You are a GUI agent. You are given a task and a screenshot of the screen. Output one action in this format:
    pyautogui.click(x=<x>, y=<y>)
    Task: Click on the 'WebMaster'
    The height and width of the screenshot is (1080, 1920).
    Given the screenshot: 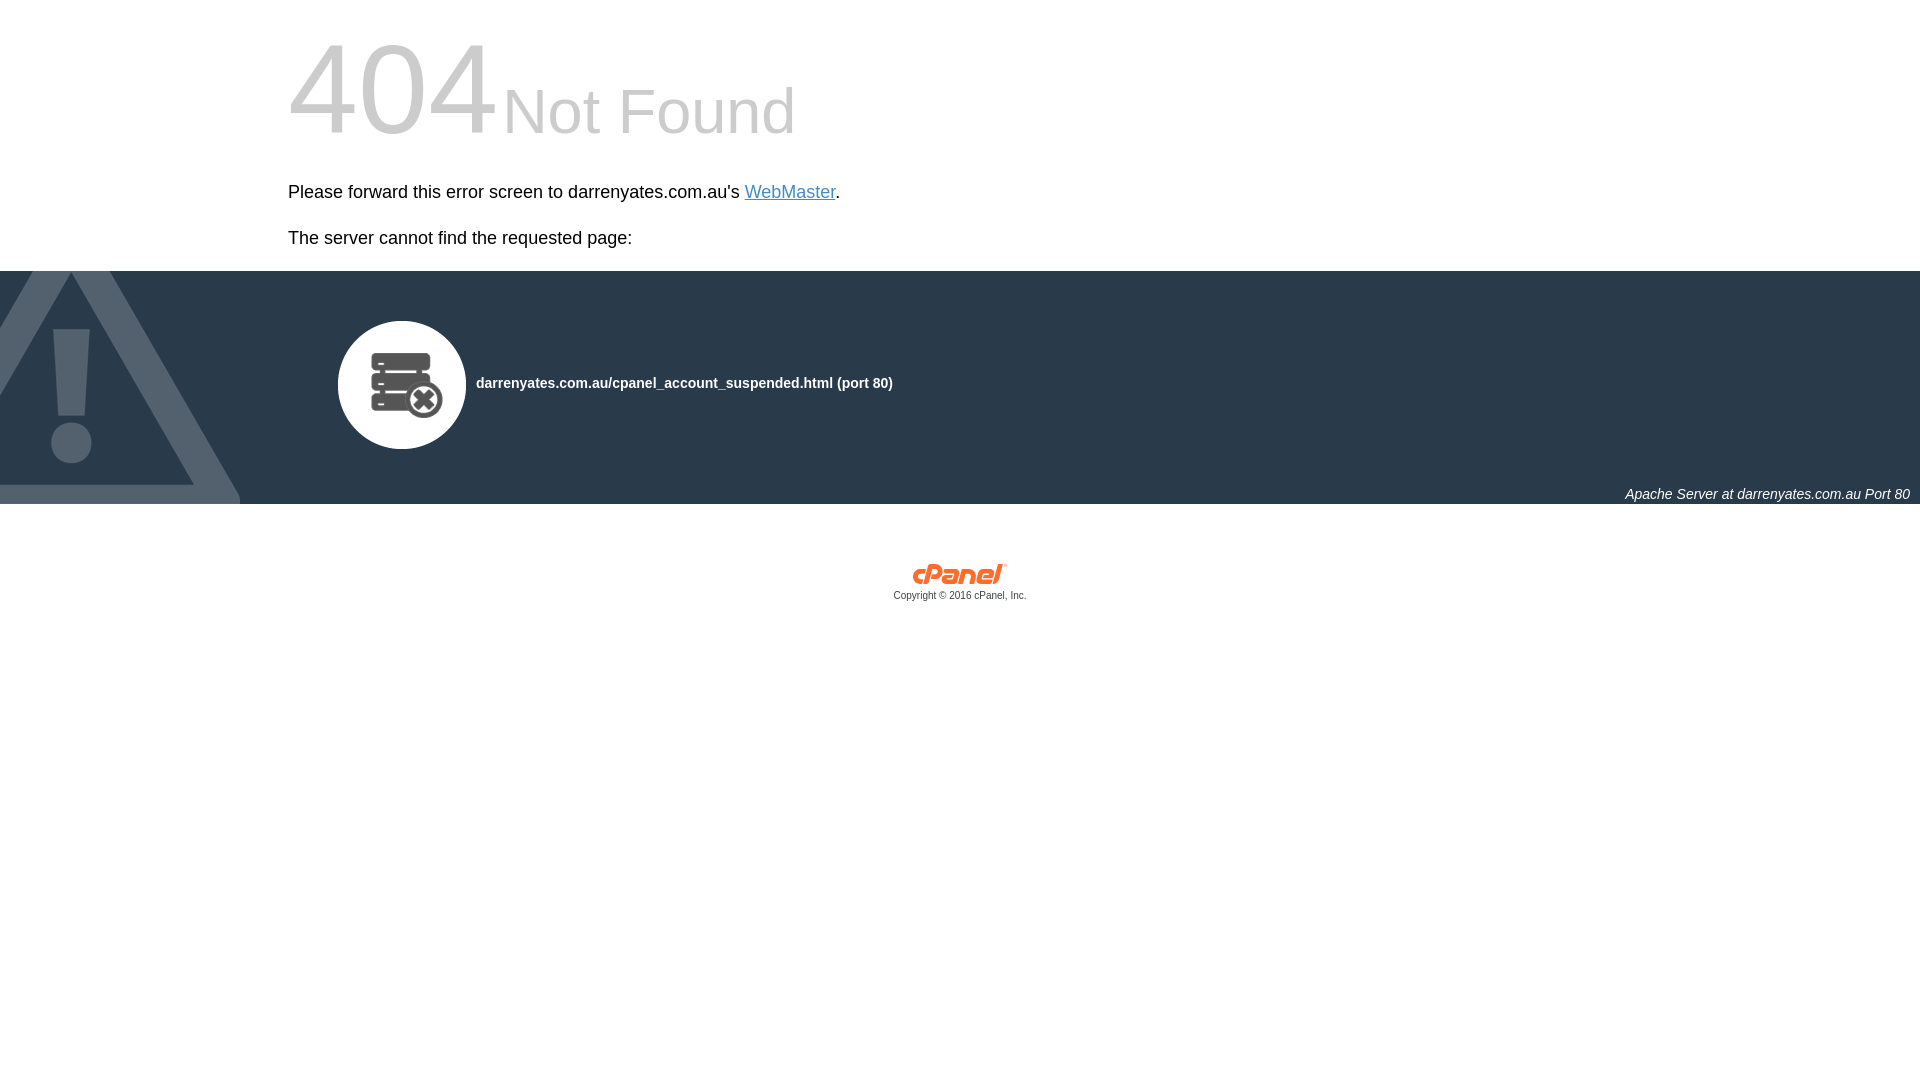 What is the action you would take?
    pyautogui.click(x=789, y=192)
    